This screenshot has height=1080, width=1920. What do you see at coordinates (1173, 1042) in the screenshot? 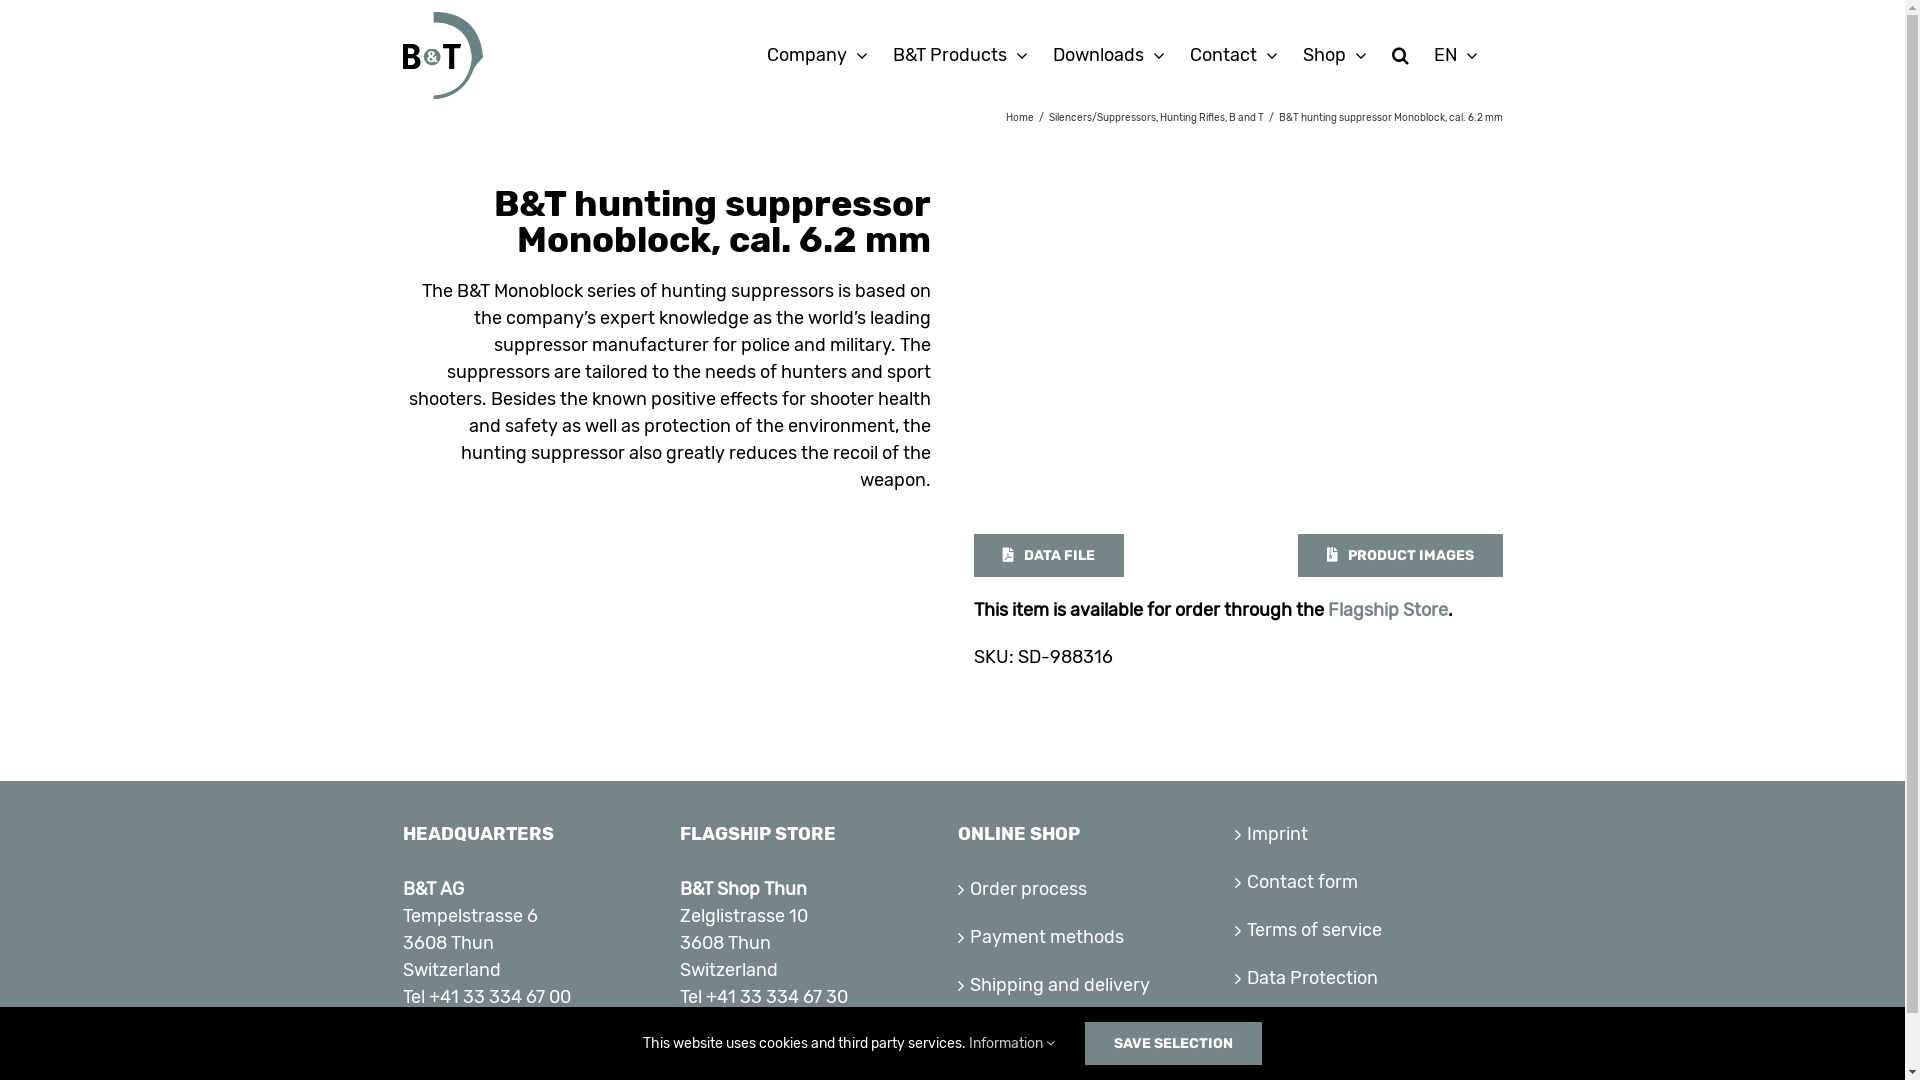
I see `'SAVE SELECTION'` at bounding box center [1173, 1042].